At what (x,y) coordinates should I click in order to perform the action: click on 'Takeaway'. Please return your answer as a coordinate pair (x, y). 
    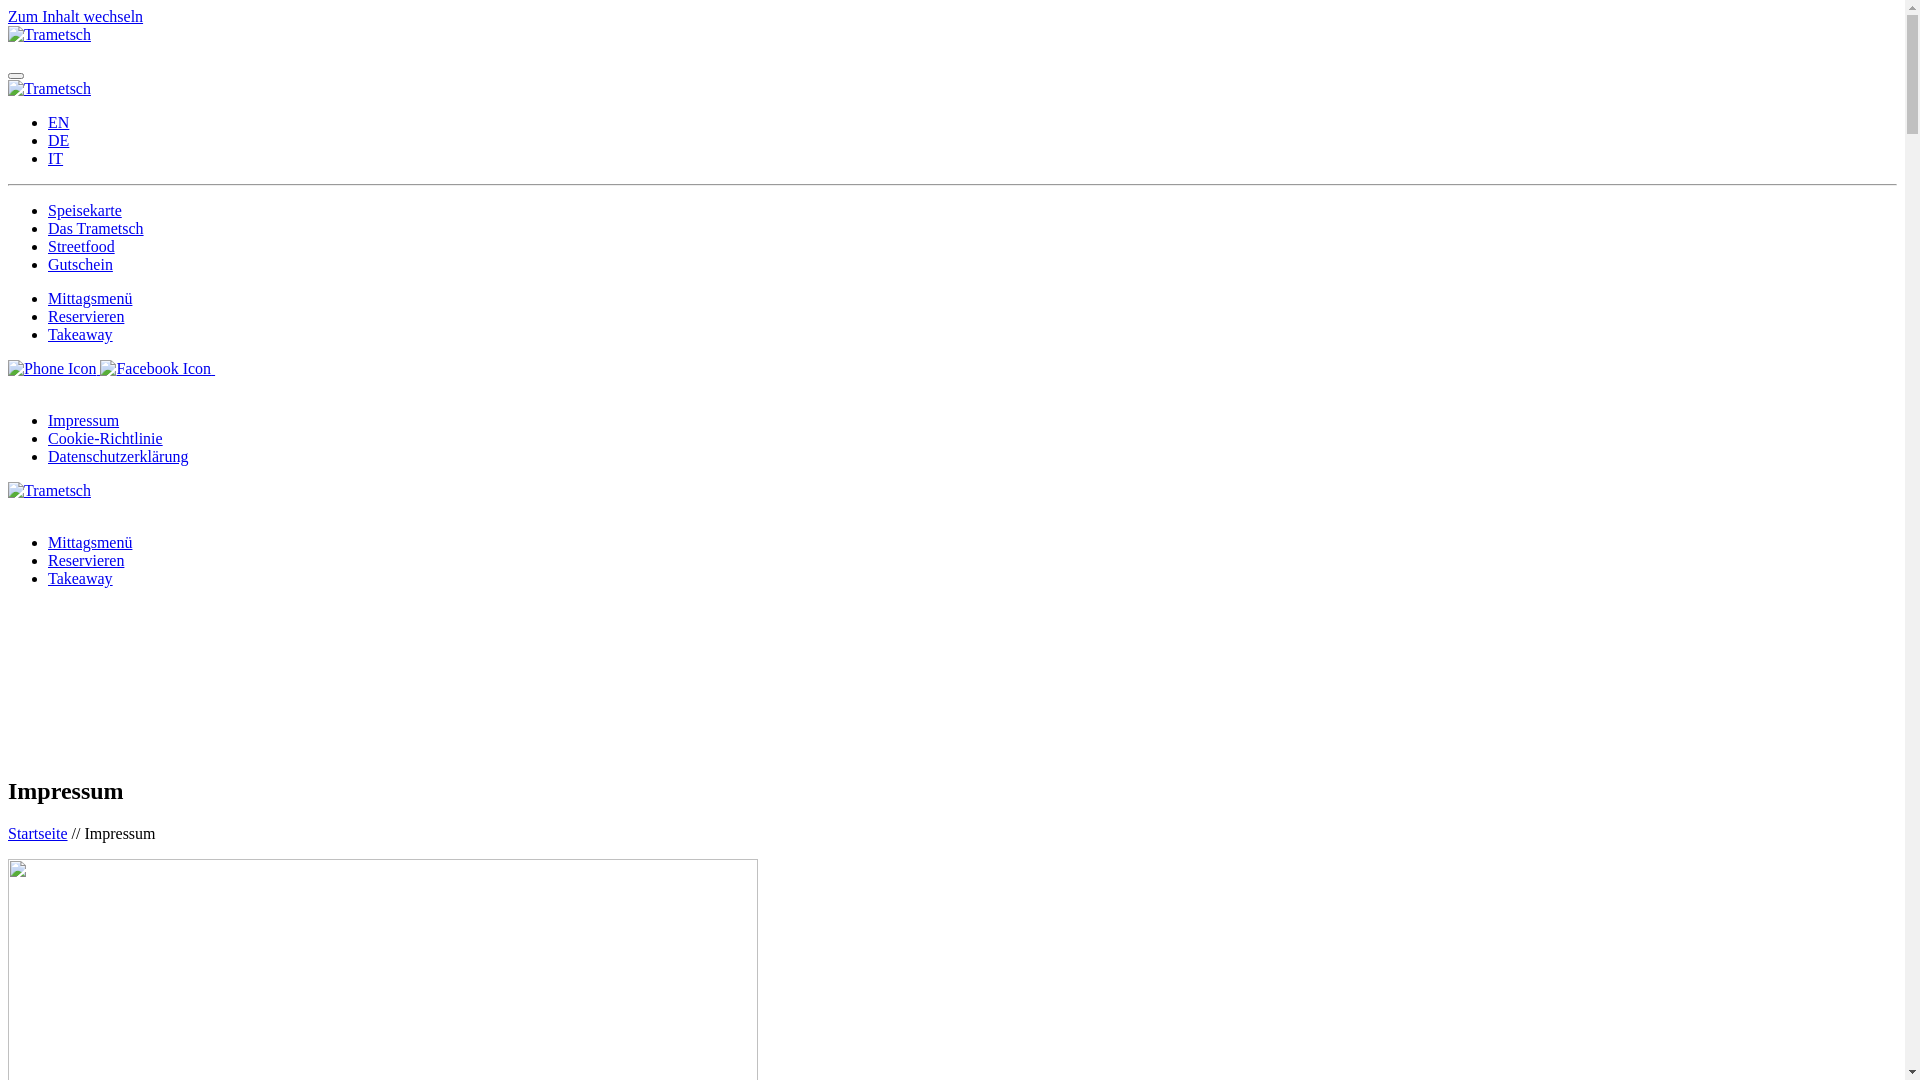
    Looking at the image, I should click on (80, 333).